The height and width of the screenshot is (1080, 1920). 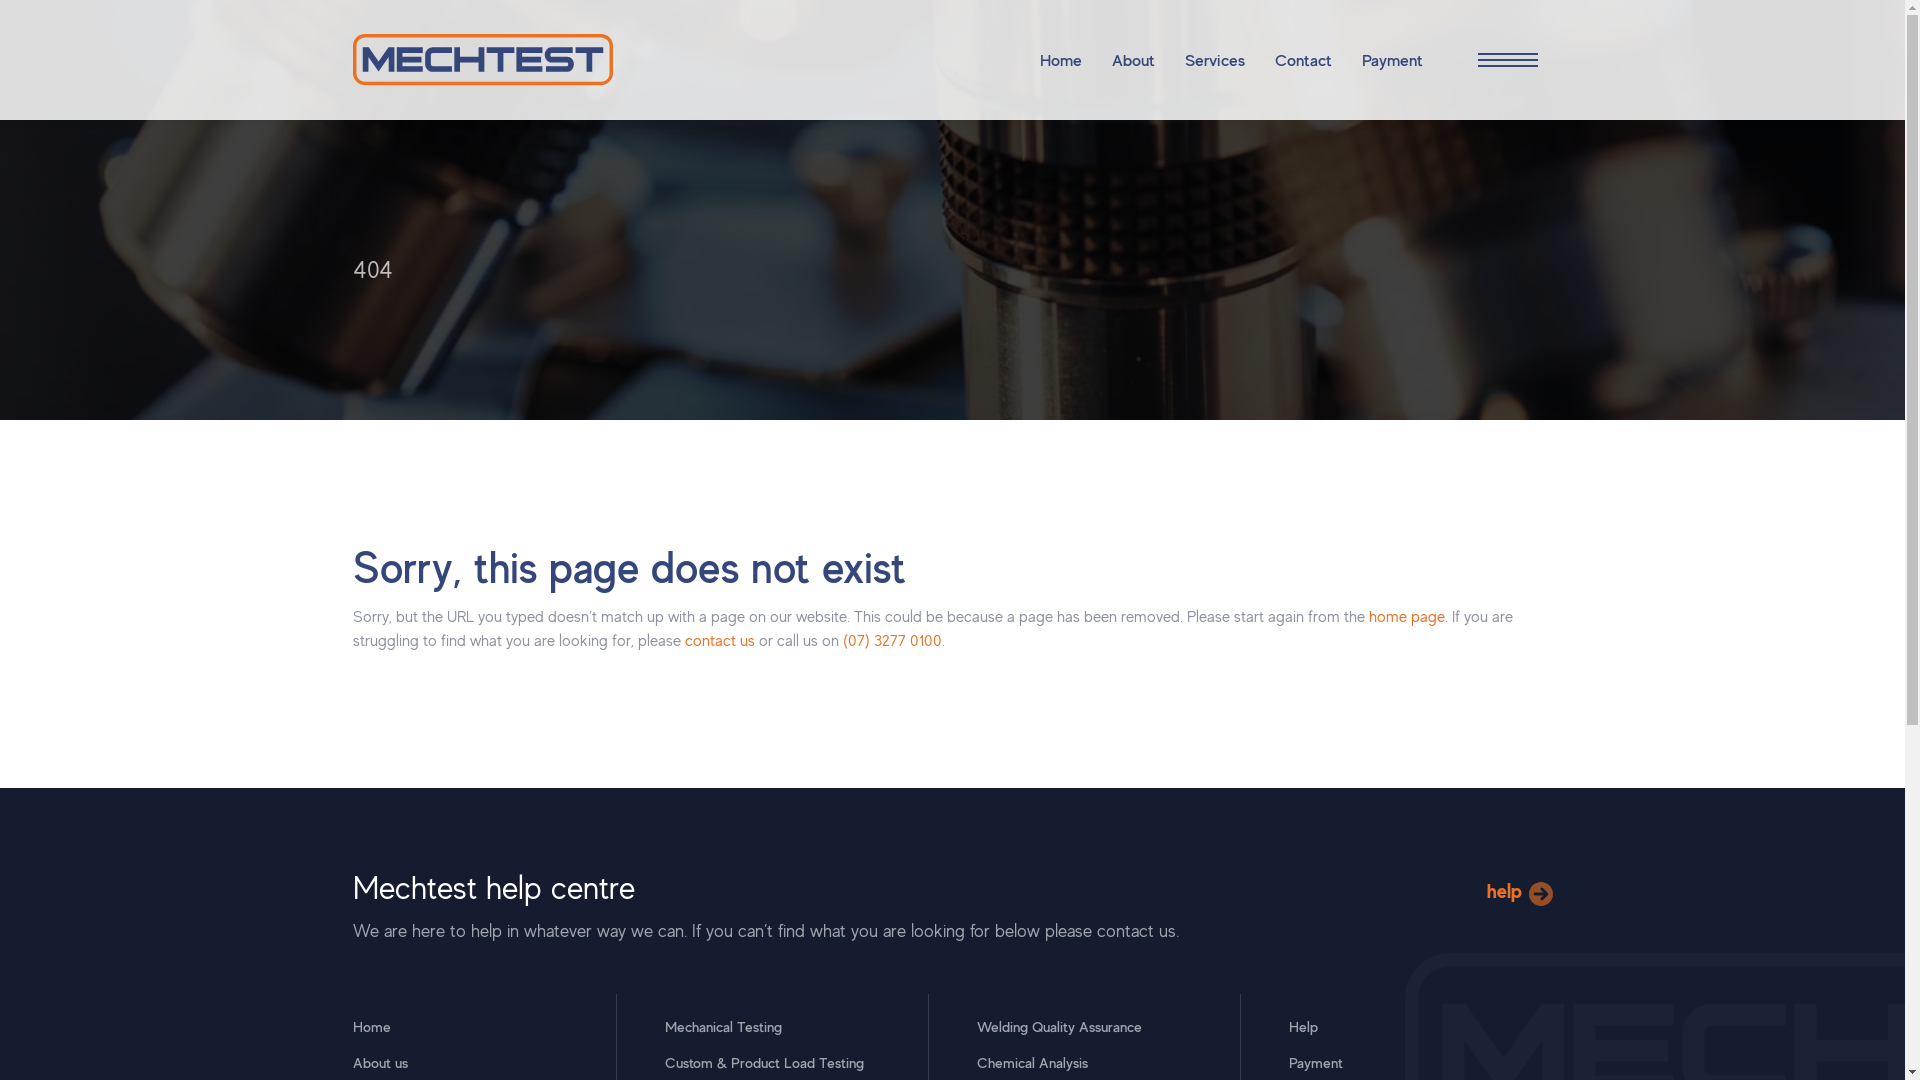 I want to click on 'contact us', so click(x=684, y=640).